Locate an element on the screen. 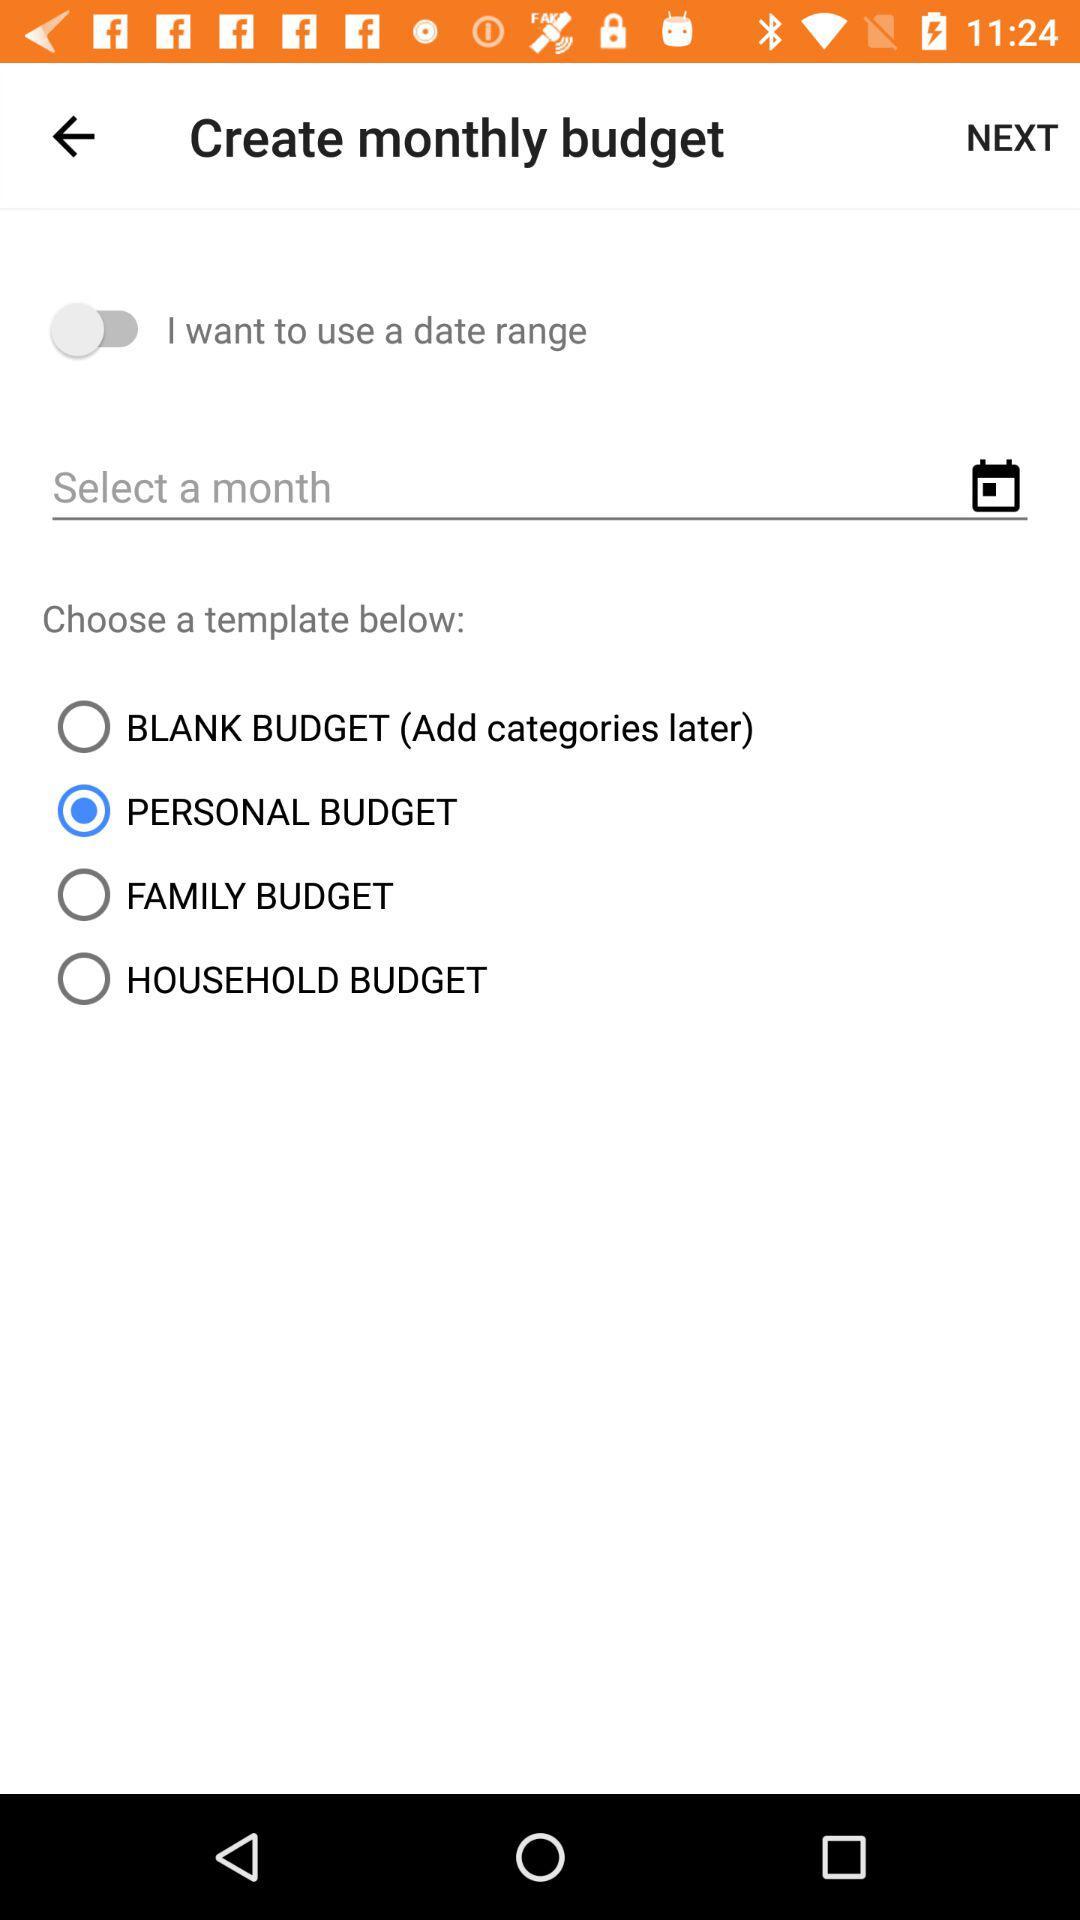 Image resolution: width=1080 pixels, height=1920 pixels. item above the personal budget icon is located at coordinates (398, 725).